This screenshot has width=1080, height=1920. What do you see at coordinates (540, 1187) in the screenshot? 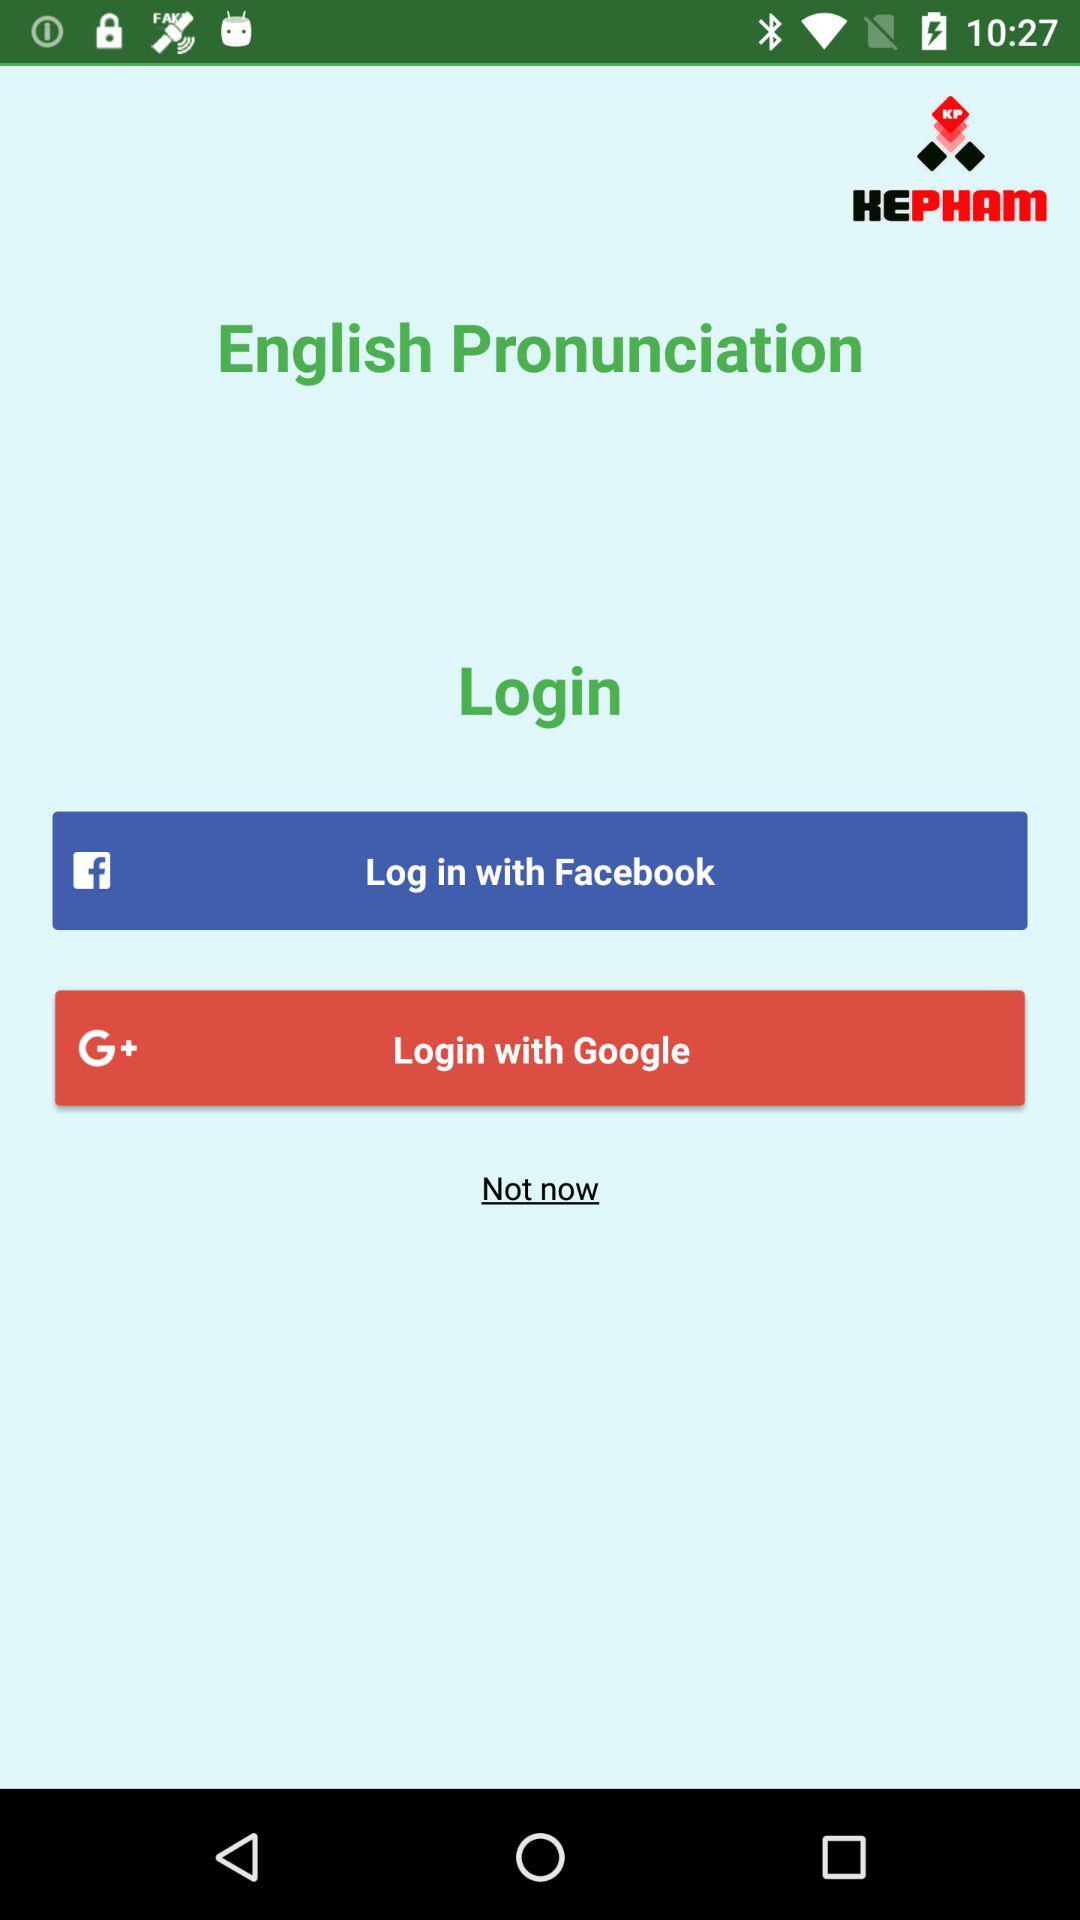
I see `the item below the login with google item` at bounding box center [540, 1187].